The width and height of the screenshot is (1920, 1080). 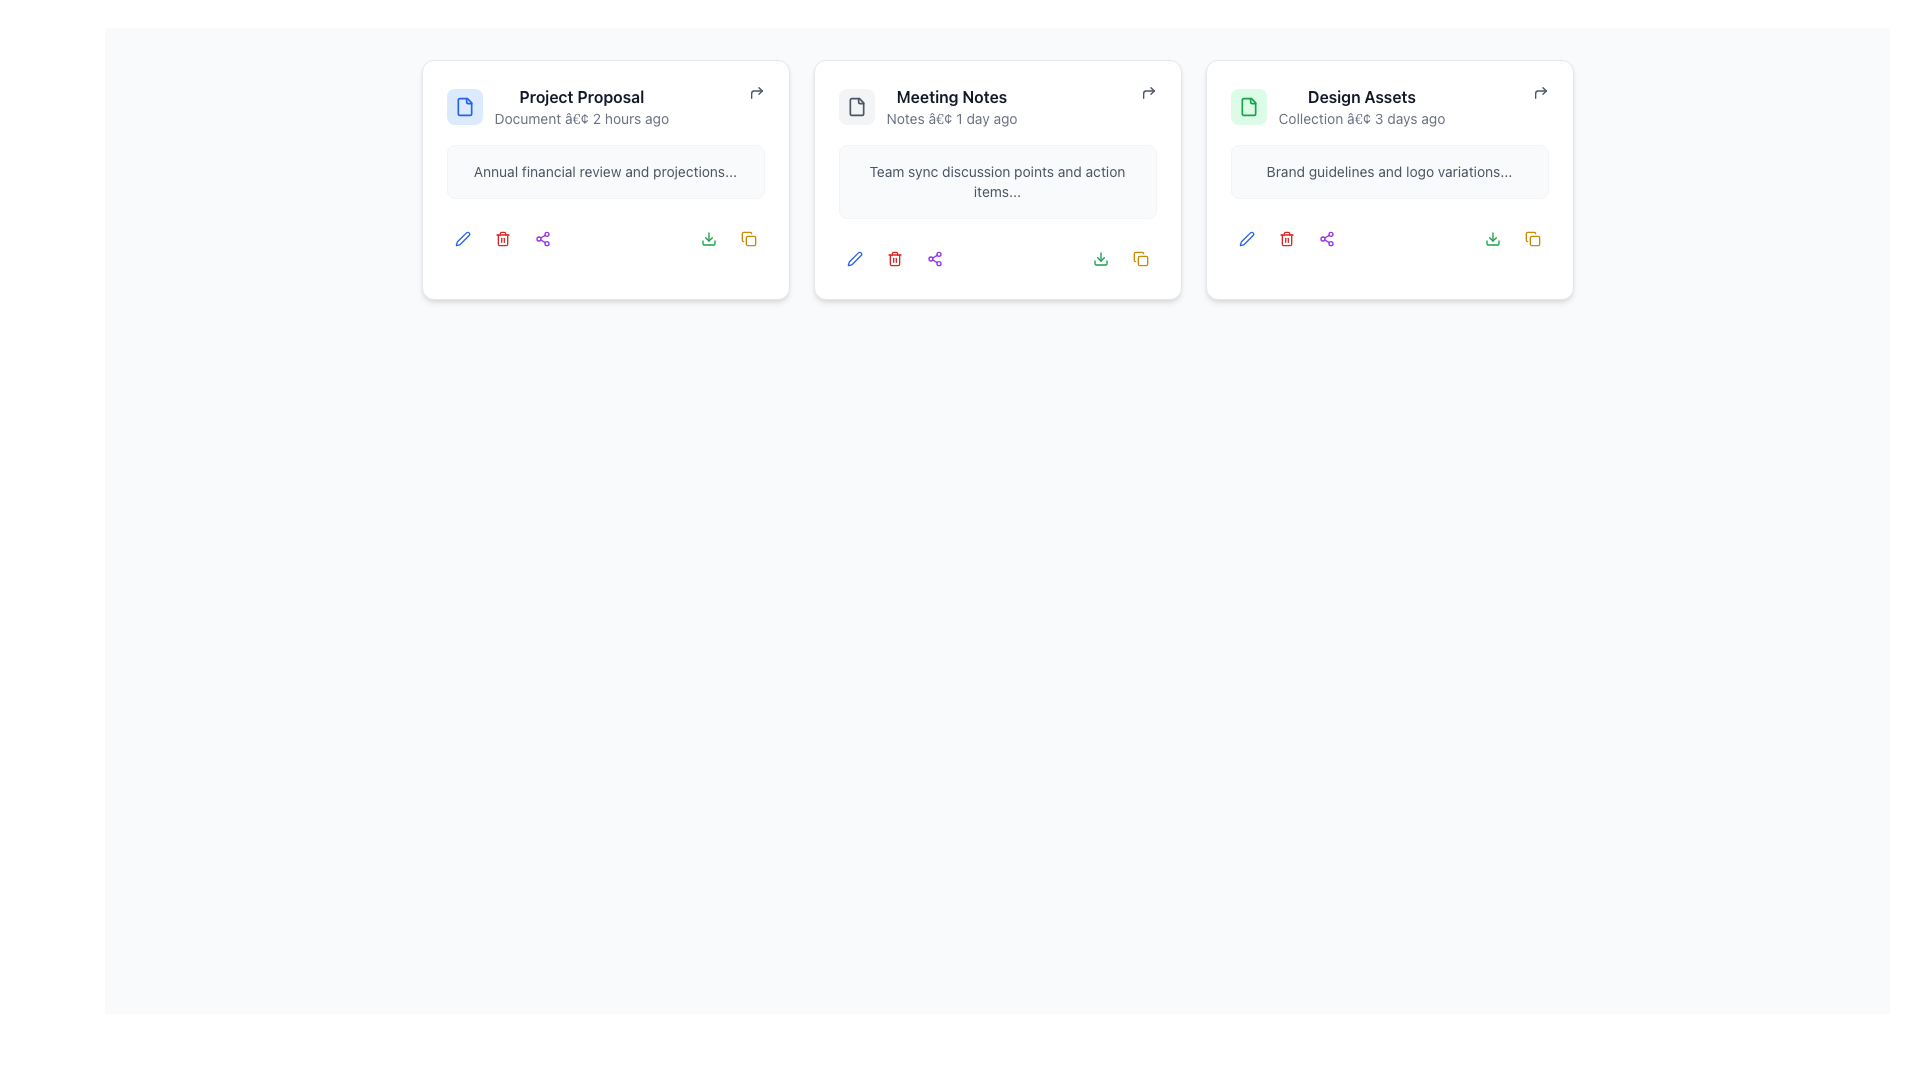 I want to click on the red trash can icon button located beneath the card titled 'Design Assets', which is the second icon from the left in a row of action buttons, so click(x=1286, y=238).